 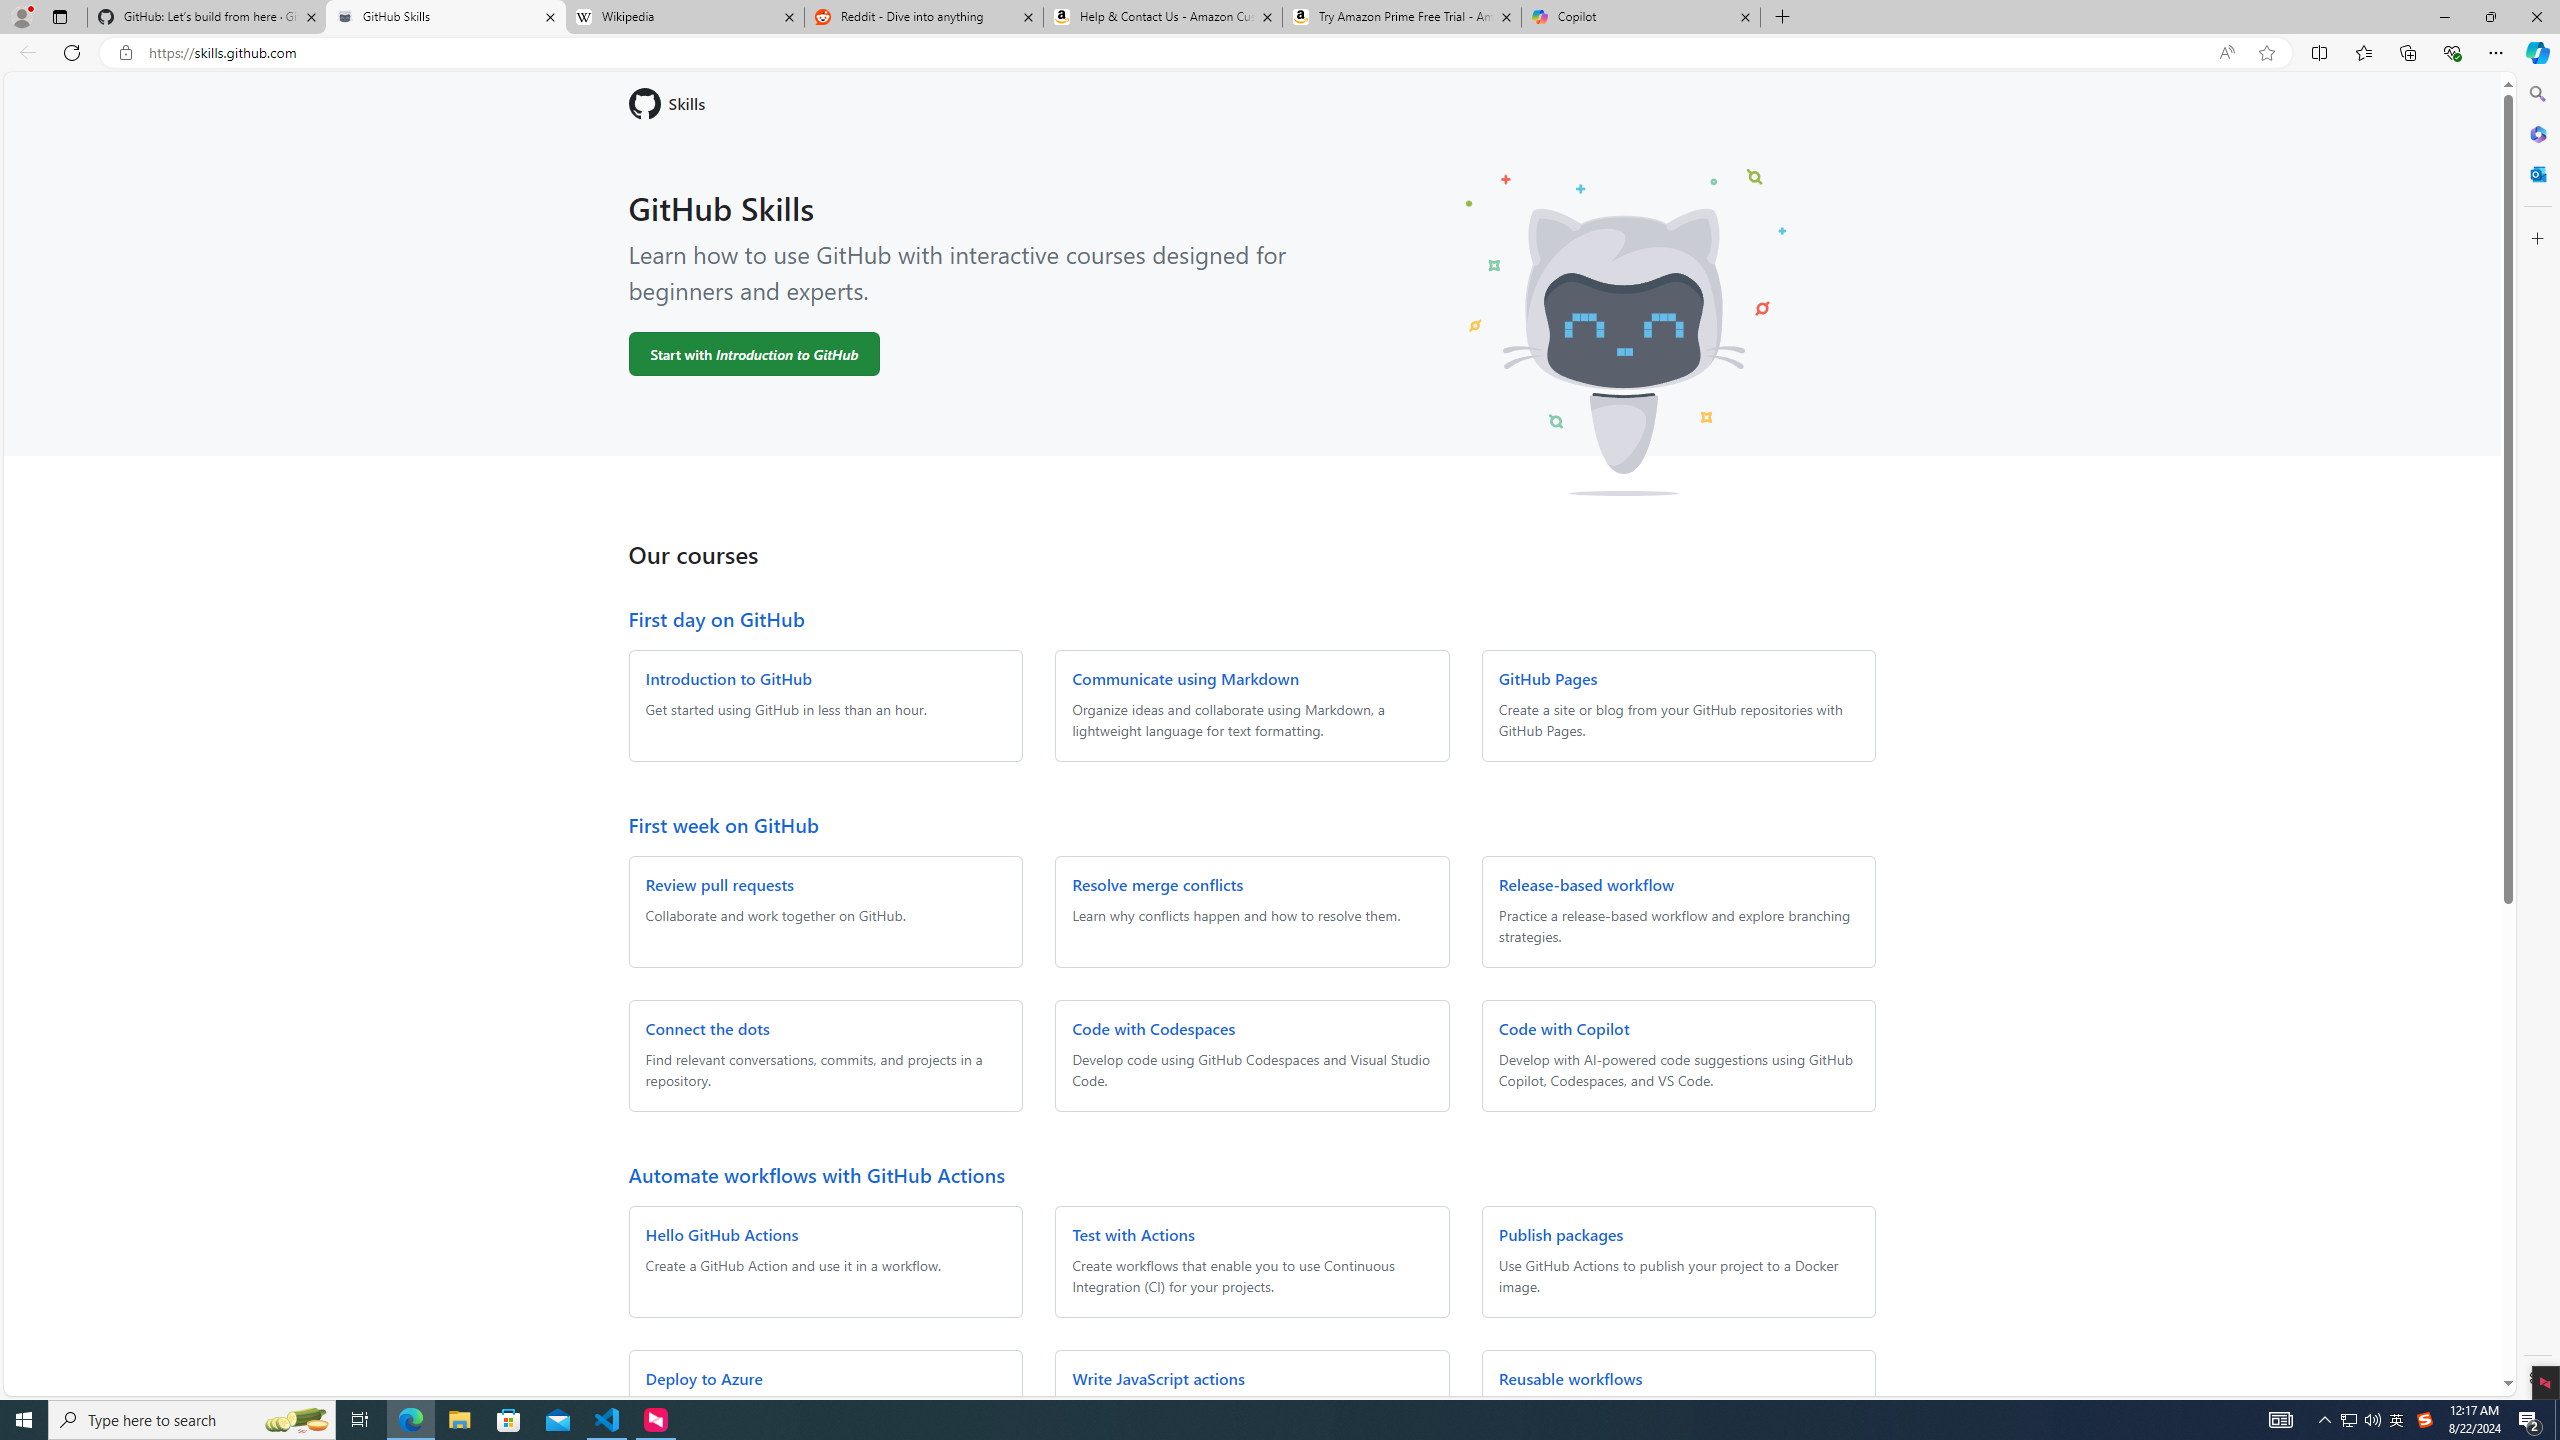 What do you see at coordinates (722, 823) in the screenshot?
I see `'First week on GitHub'` at bounding box center [722, 823].